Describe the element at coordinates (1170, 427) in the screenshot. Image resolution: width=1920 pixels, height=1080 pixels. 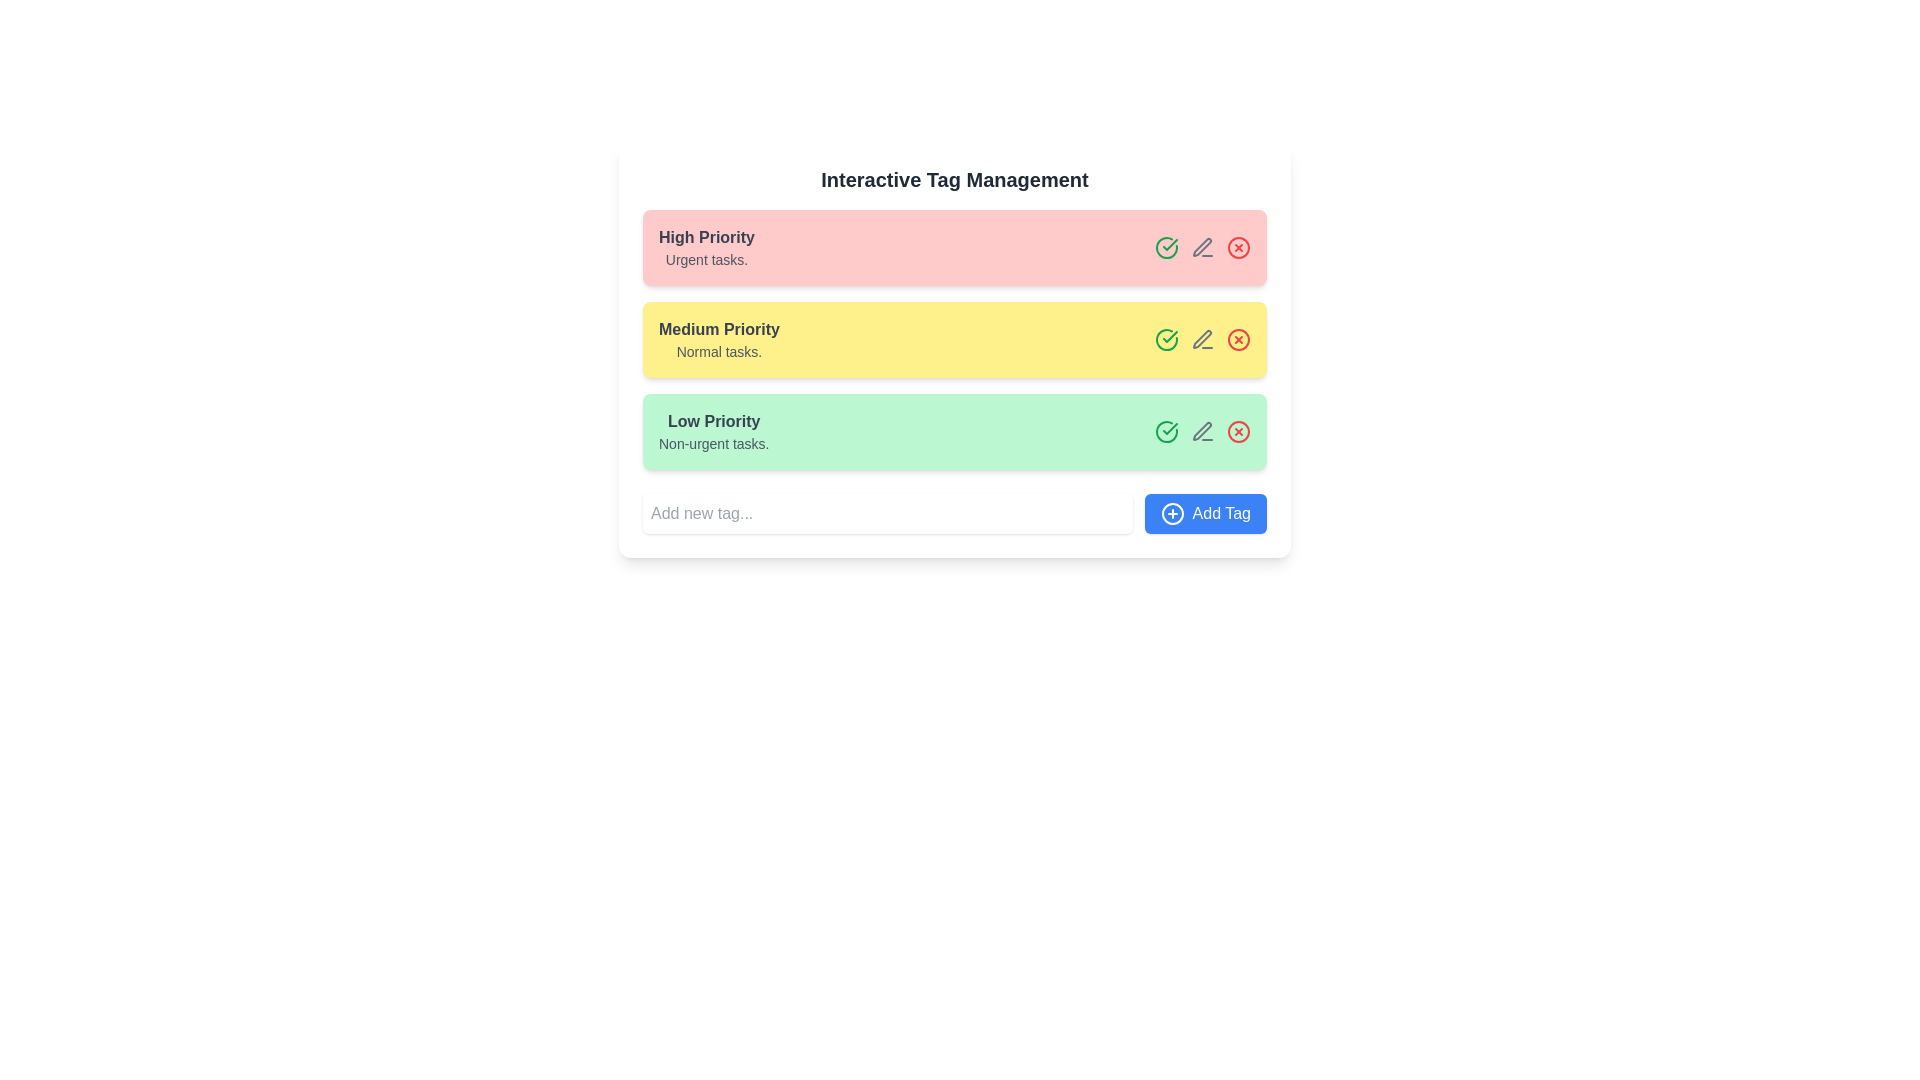
I see `the 'Low Priority' icon located inside the green button area` at that location.